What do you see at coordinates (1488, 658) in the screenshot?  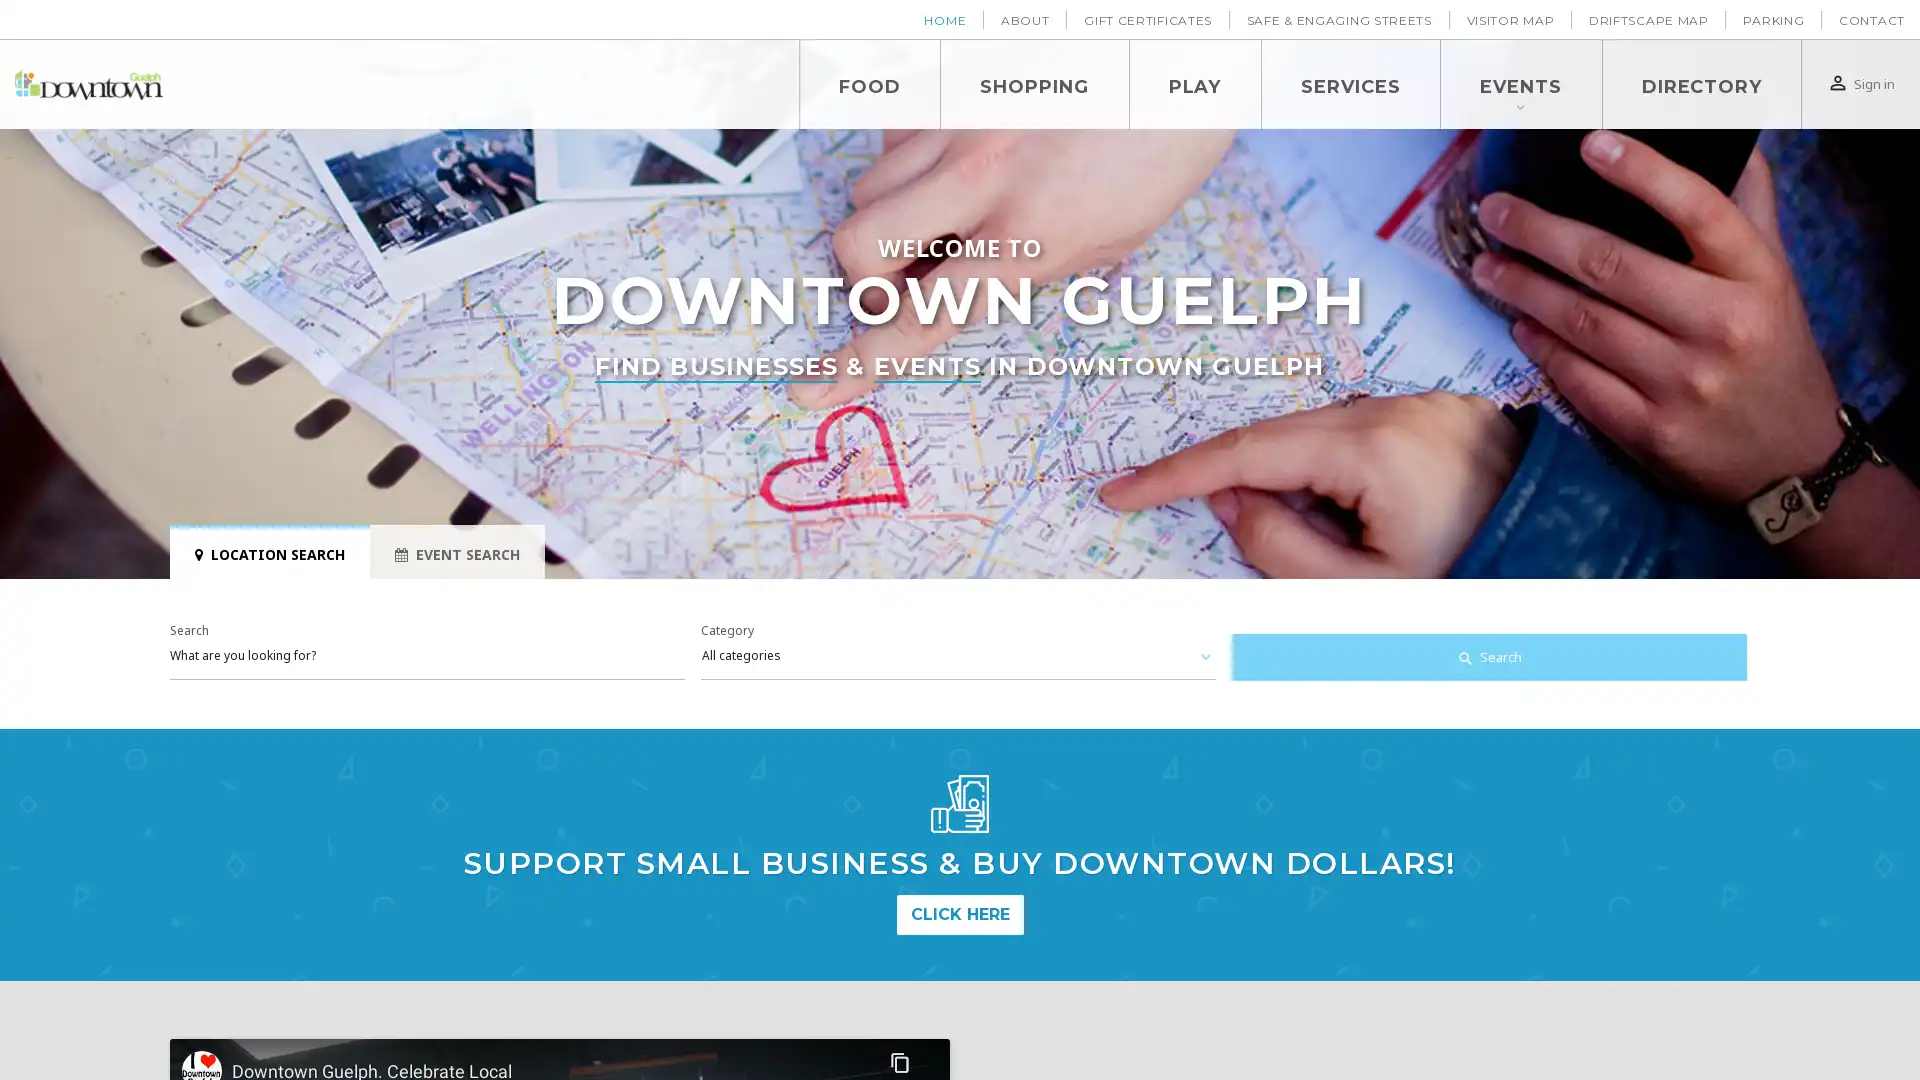 I see `searchSearch` at bounding box center [1488, 658].